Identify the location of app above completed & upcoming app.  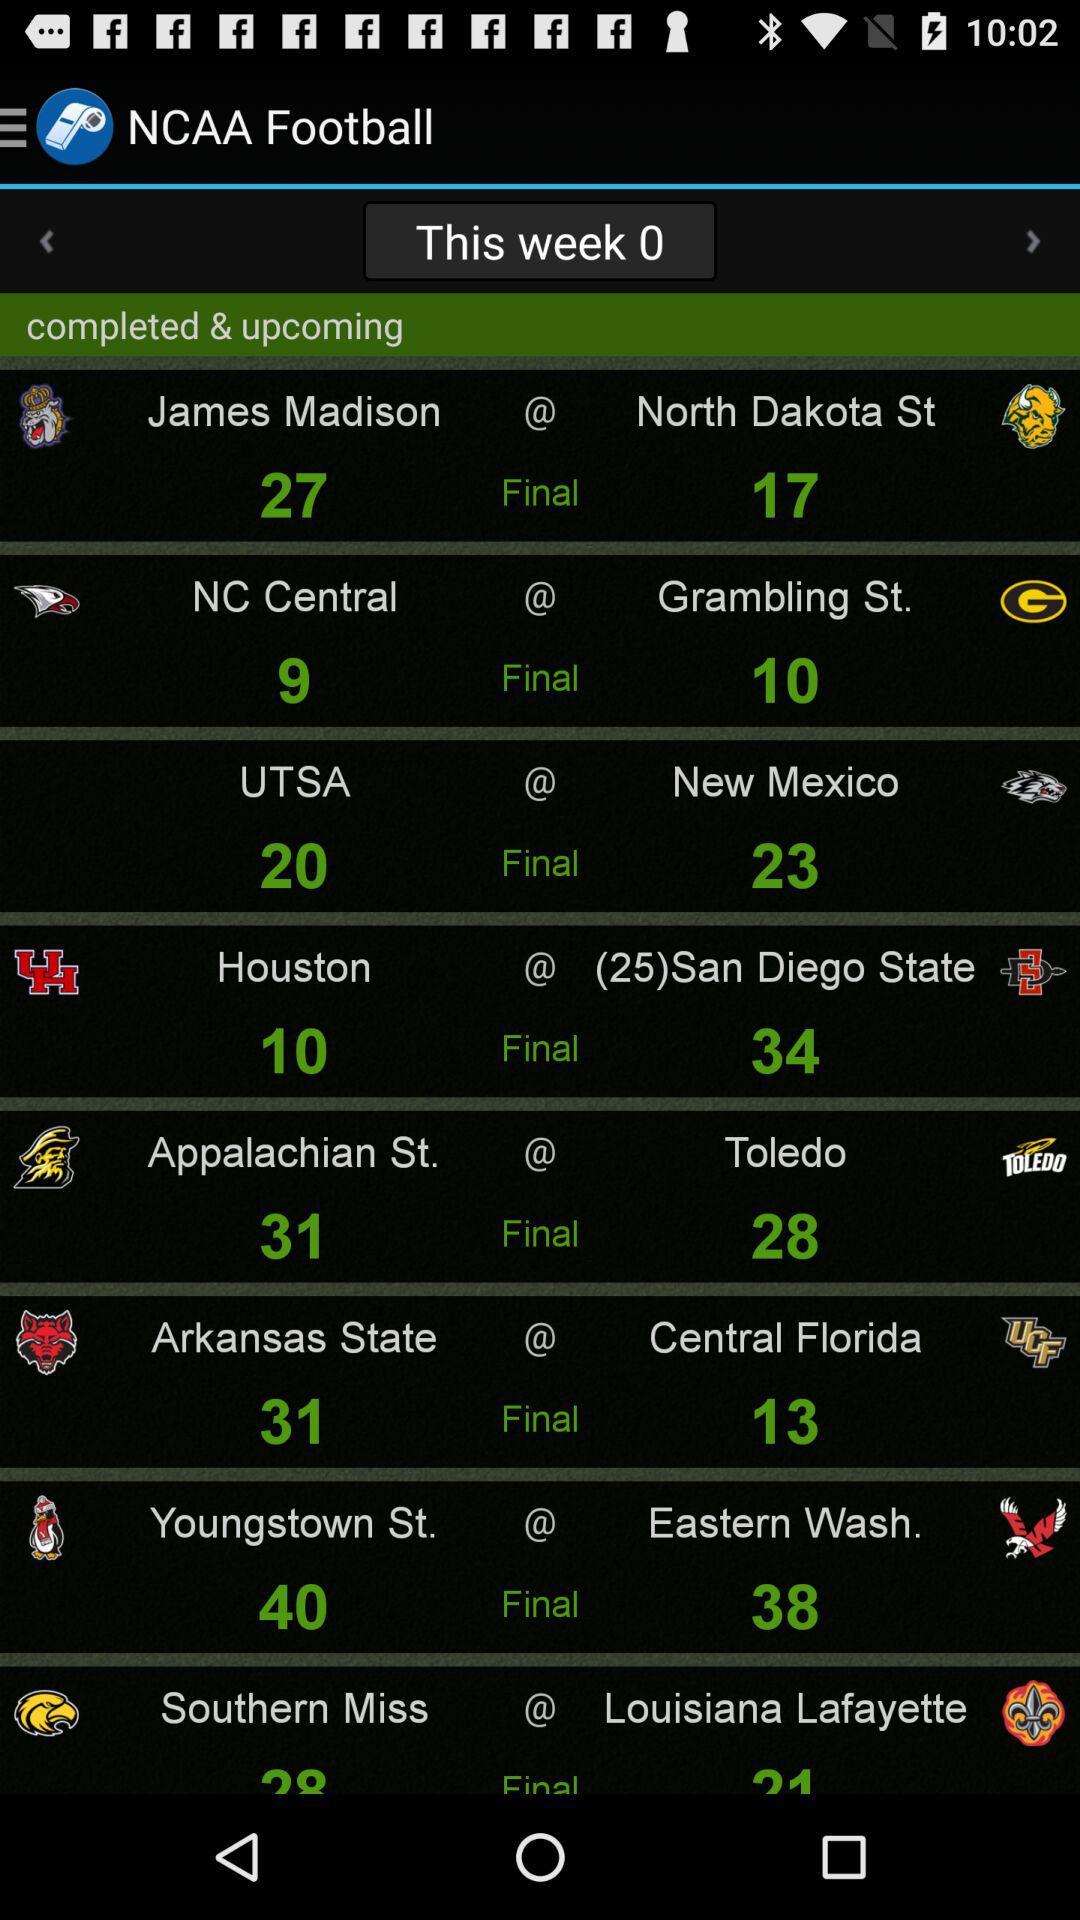
(45, 240).